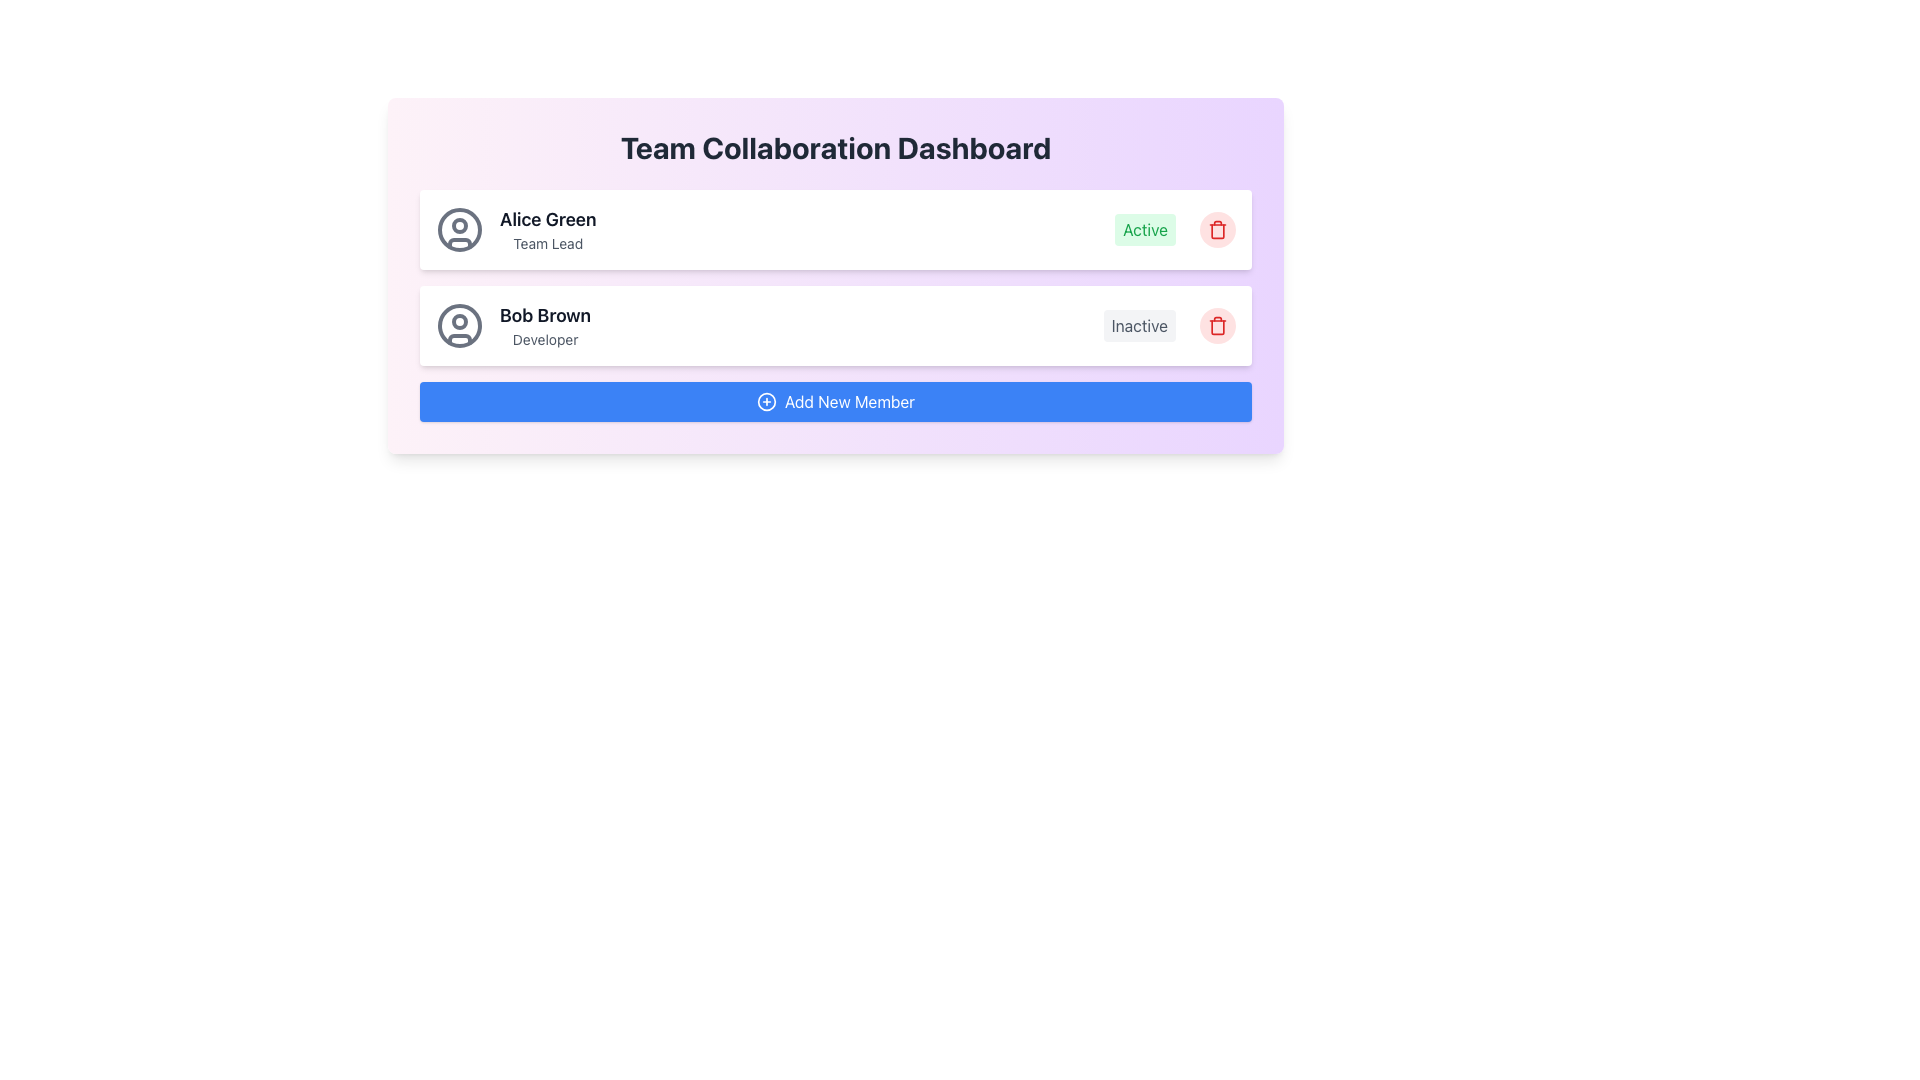 The height and width of the screenshot is (1080, 1920). What do you see at coordinates (1217, 229) in the screenshot?
I see `the delete button located in the upper row of the user status list, positioned to the far-right side next to the 'Active' label` at bounding box center [1217, 229].